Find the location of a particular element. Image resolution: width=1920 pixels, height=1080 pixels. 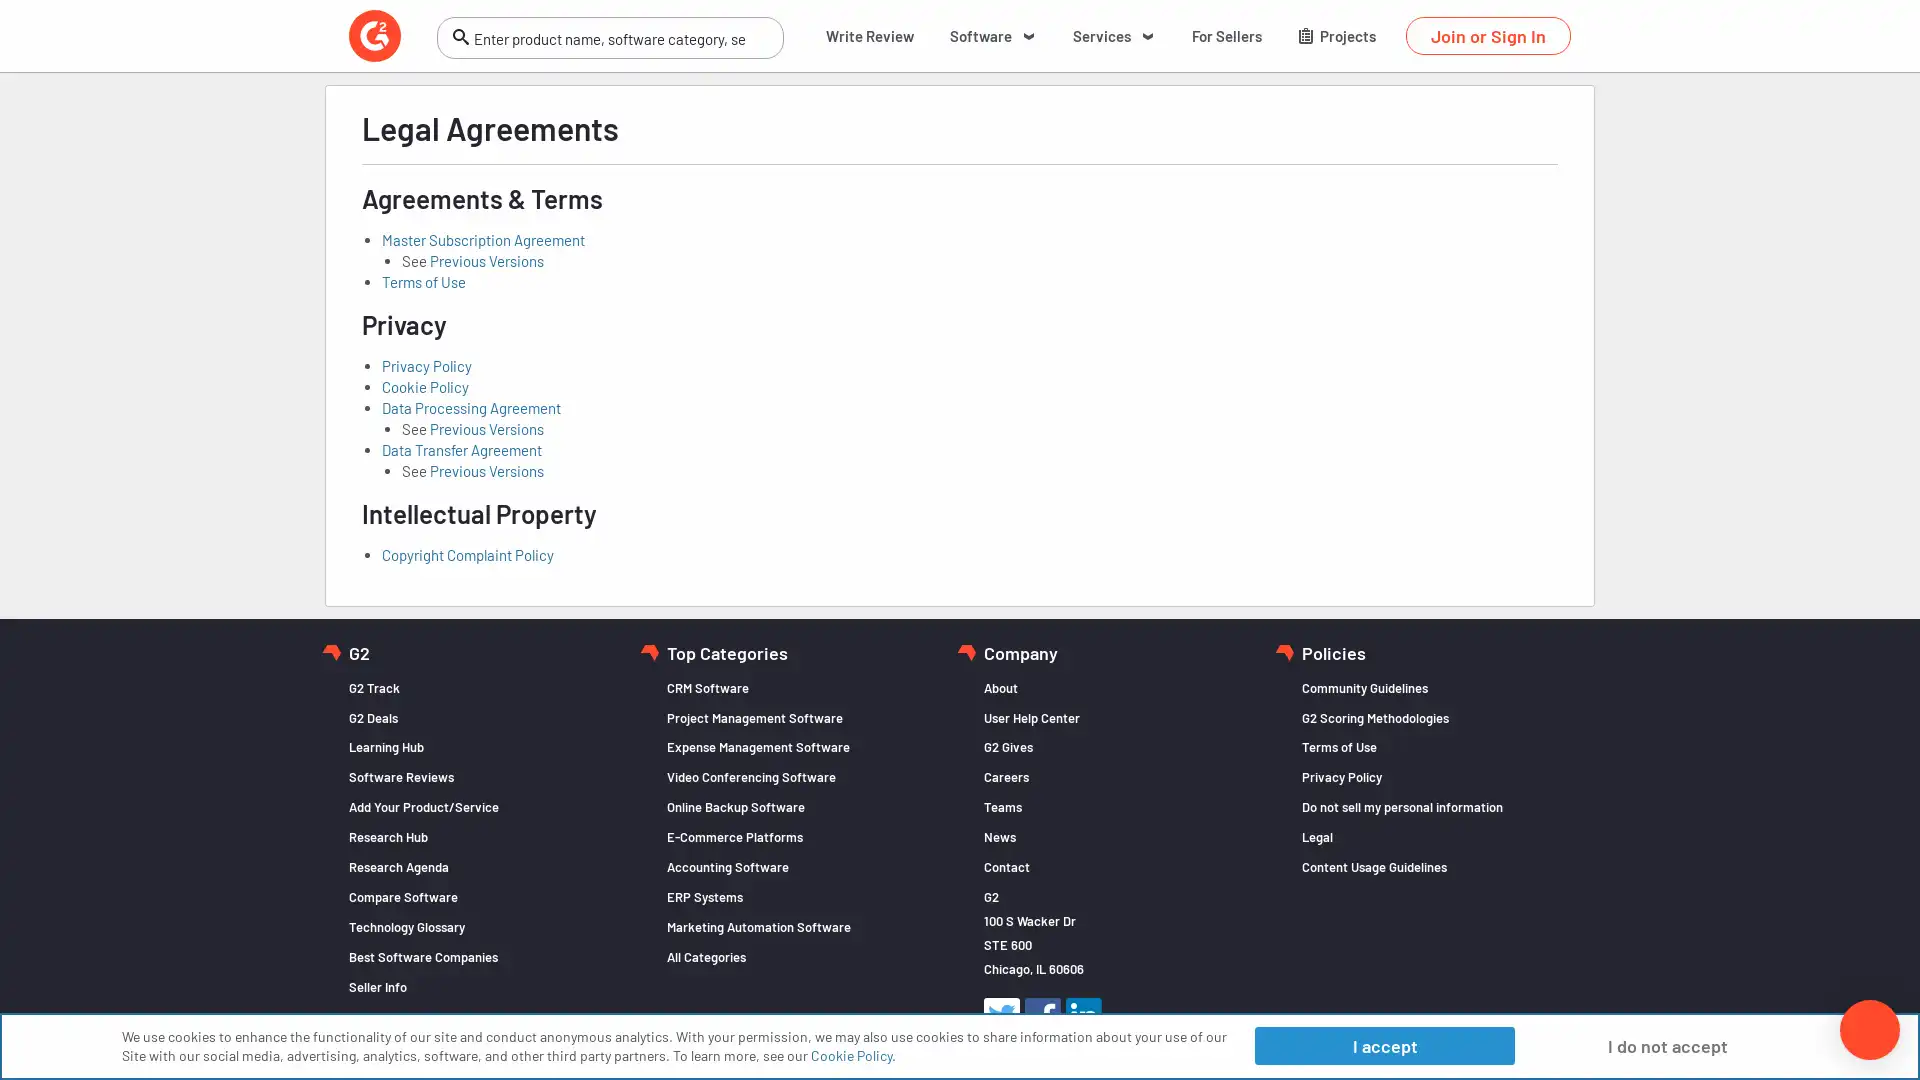

I accept is located at coordinates (1383, 1044).